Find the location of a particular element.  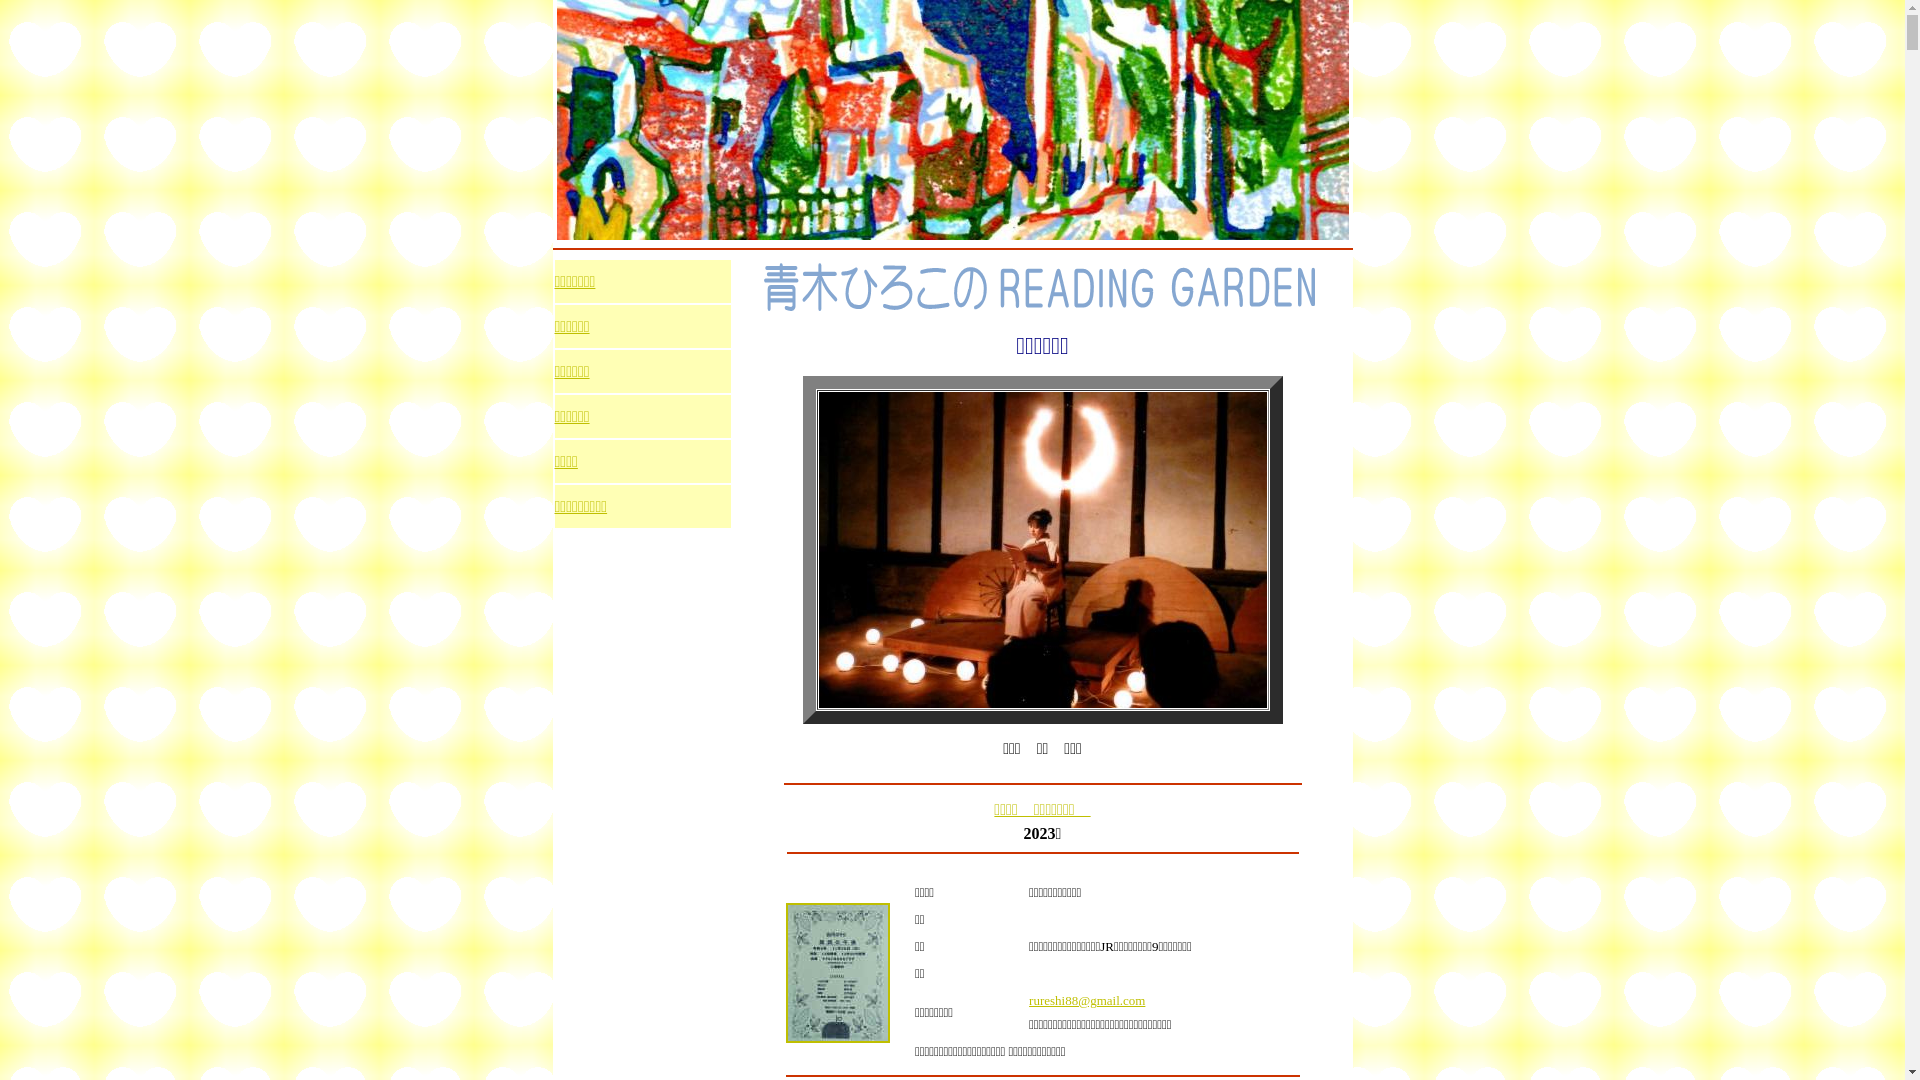

'rureshi88@gmail.com' is located at coordinates (1085, 1000).